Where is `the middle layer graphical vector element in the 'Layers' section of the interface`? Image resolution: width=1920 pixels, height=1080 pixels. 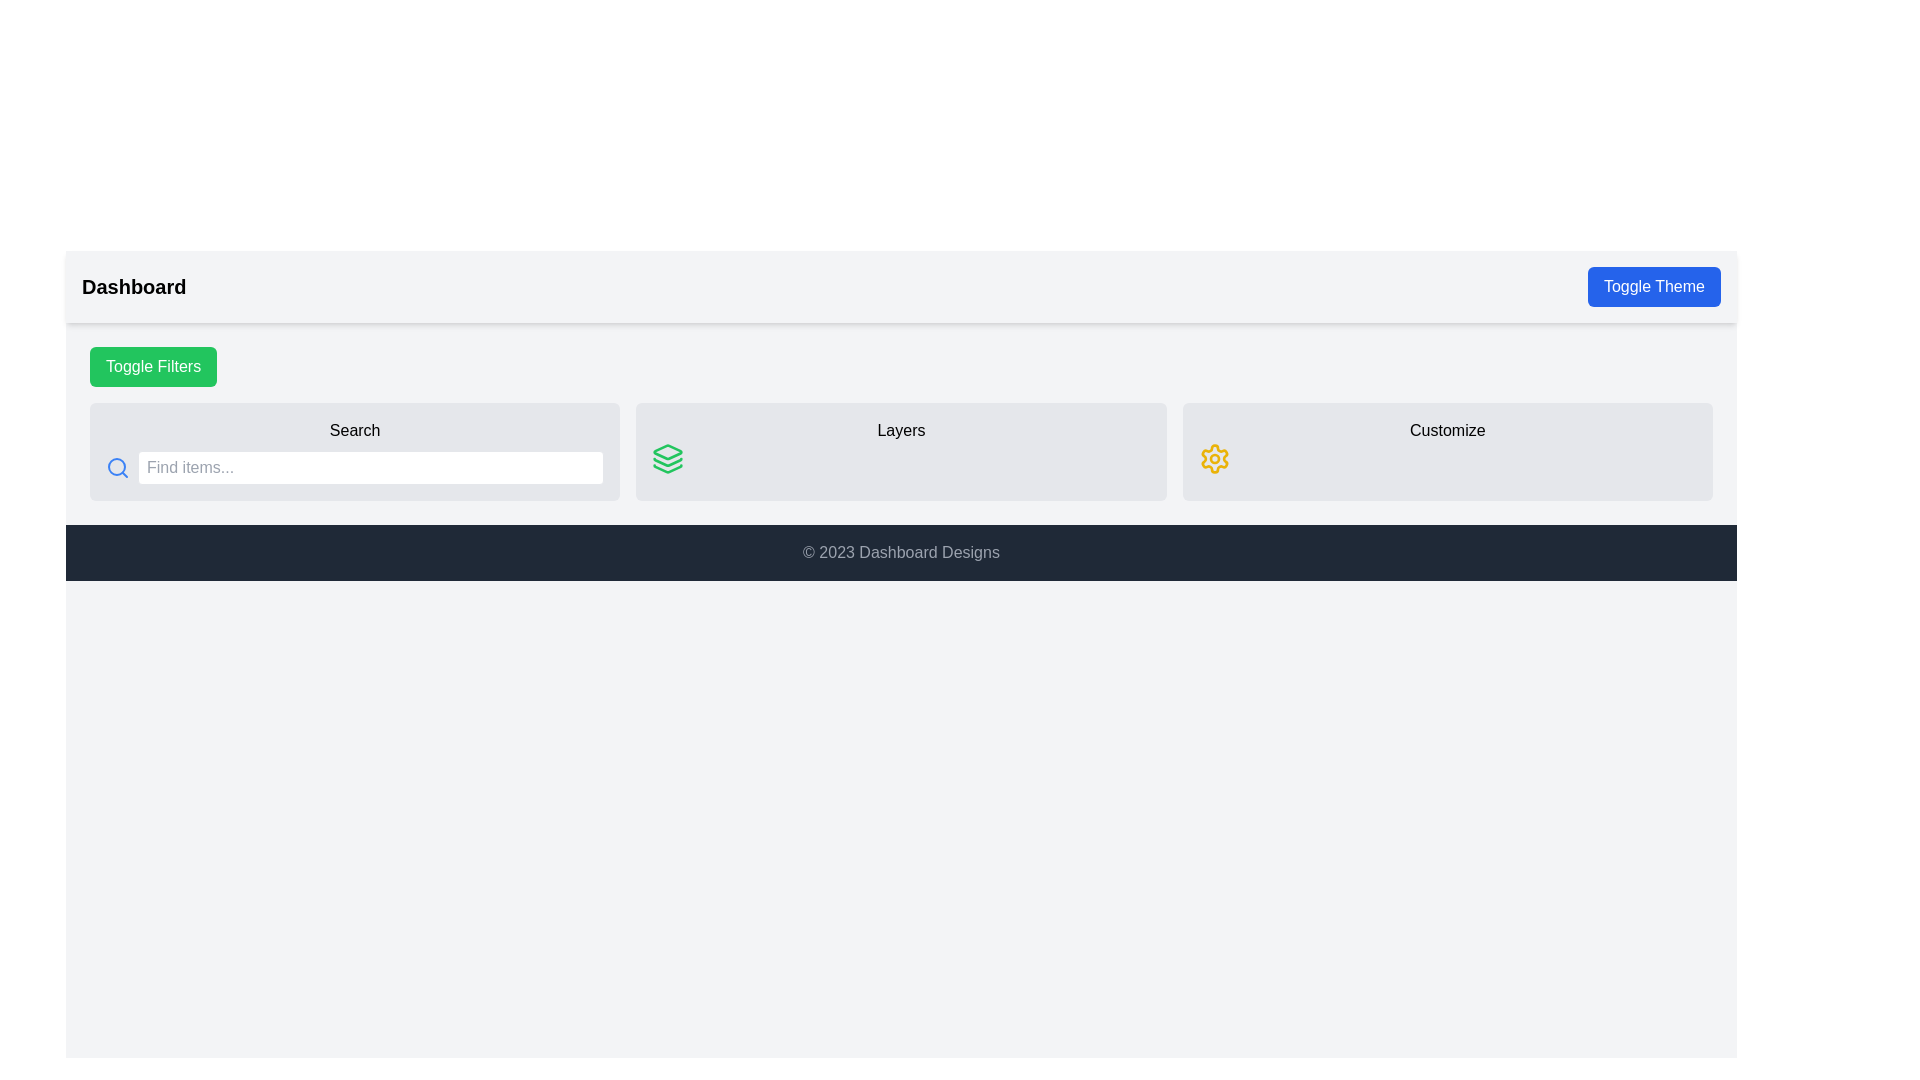
the middle layer graphical vector element in the 'Layers' section of the interface is located at coordinates (668, 462).